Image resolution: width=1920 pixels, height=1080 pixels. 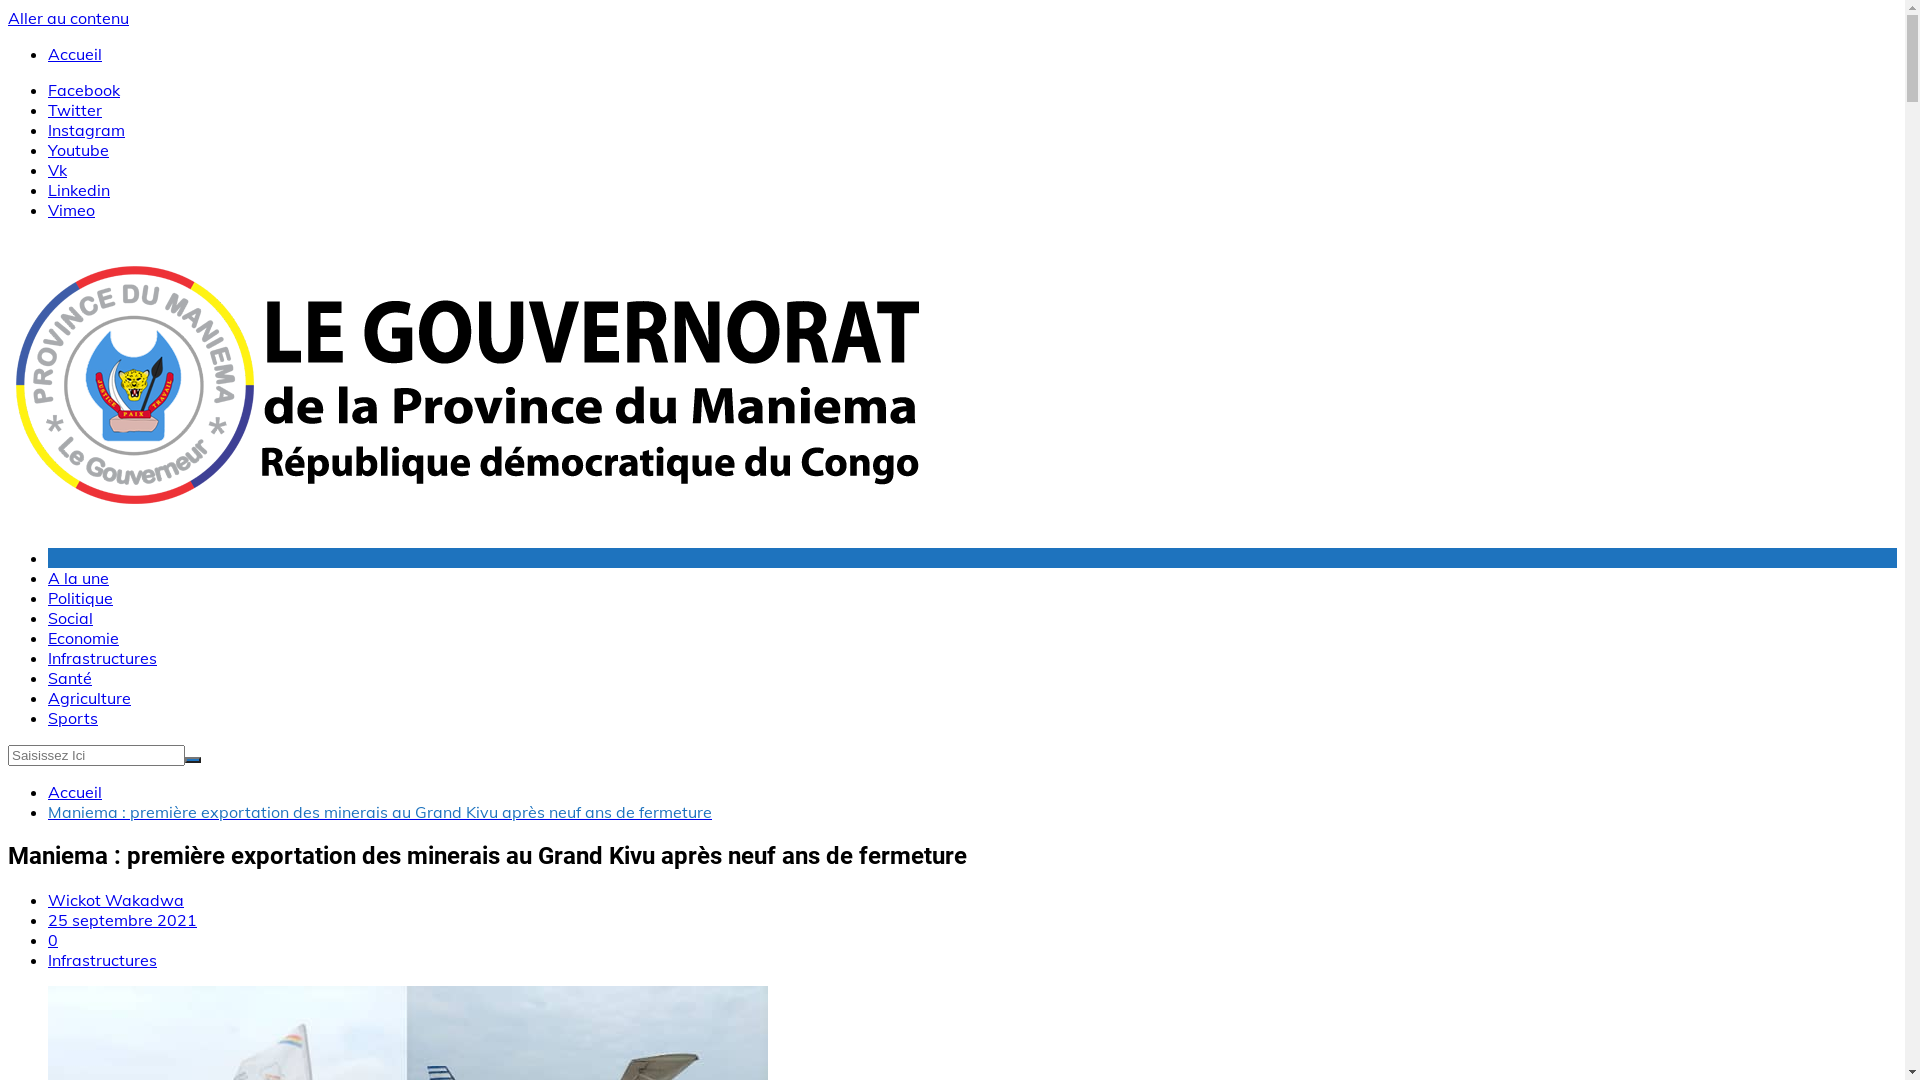 I want to click on 'Youtube', so click(x=78, y=149).